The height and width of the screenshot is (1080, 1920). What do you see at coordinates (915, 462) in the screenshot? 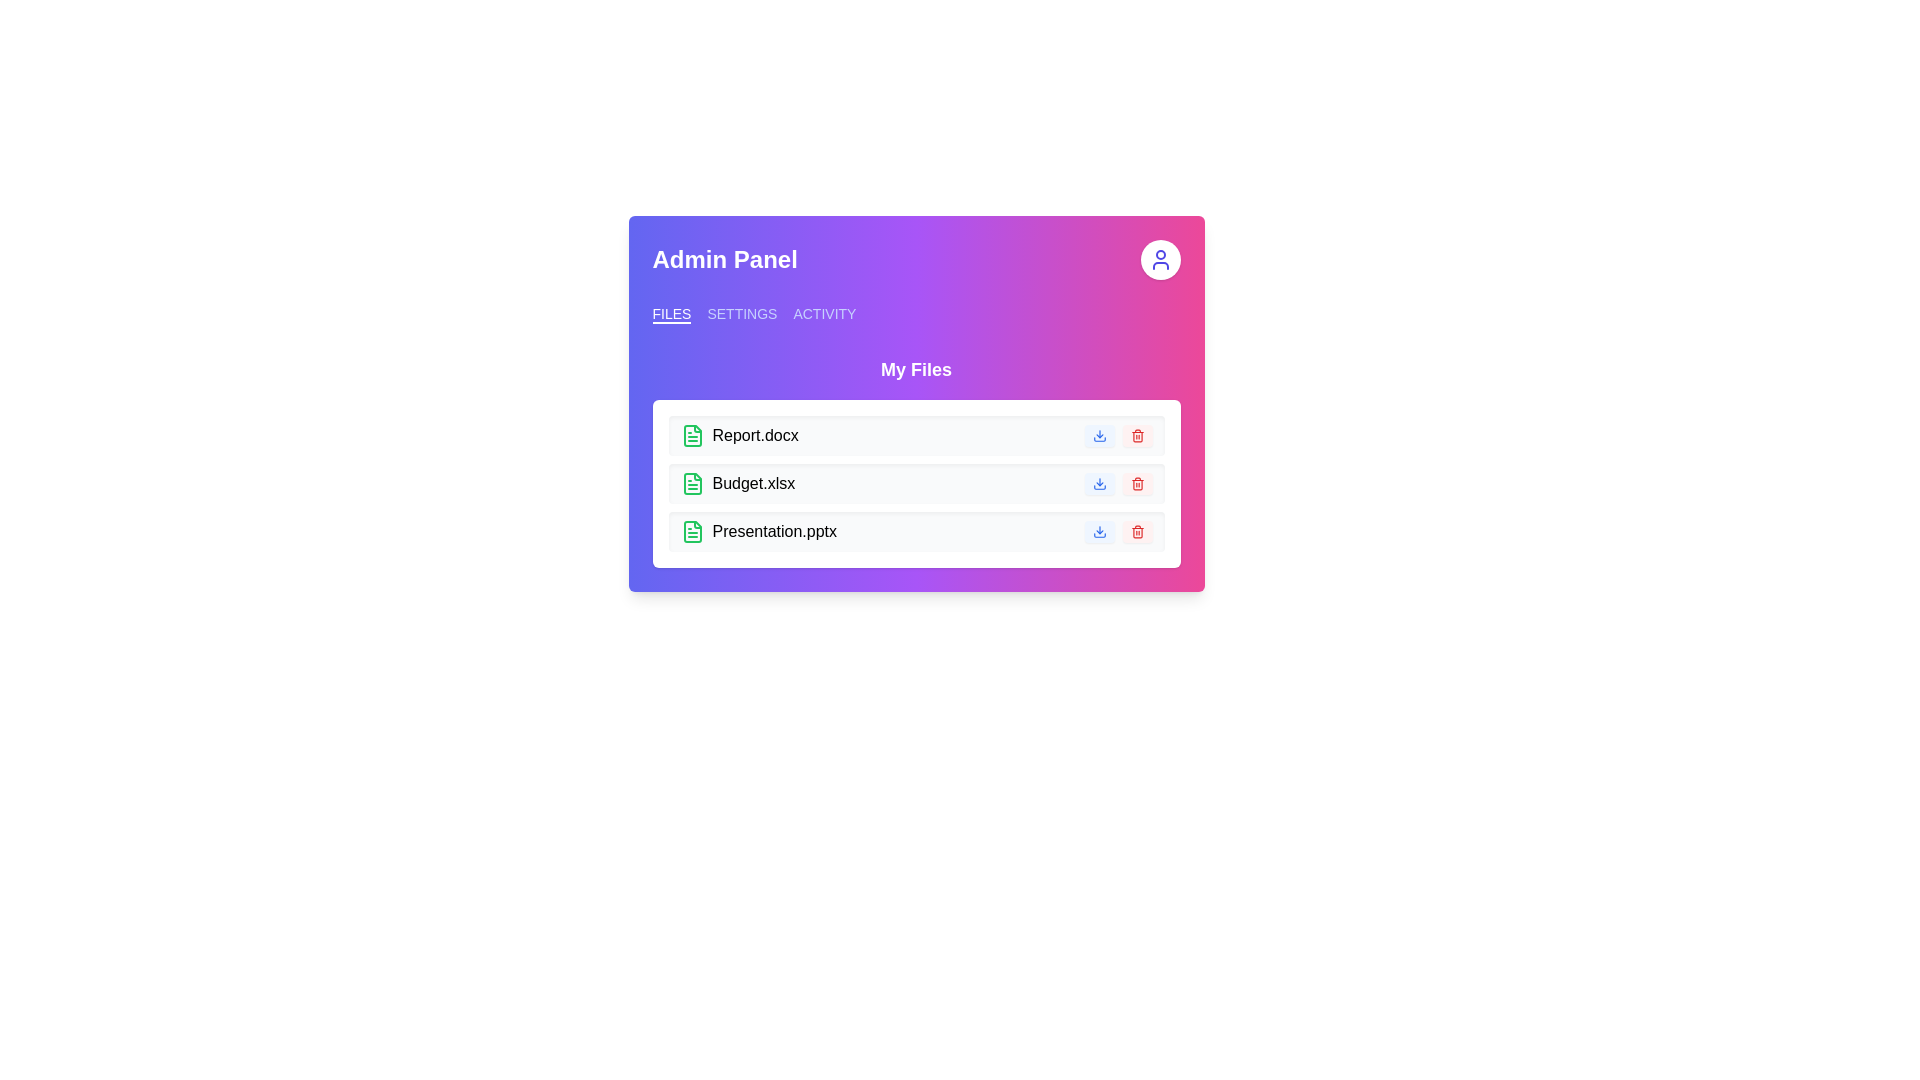
I see `the file name 'Budget.xlsx' in the 'My Files' list` at bounding box center [915, 462].